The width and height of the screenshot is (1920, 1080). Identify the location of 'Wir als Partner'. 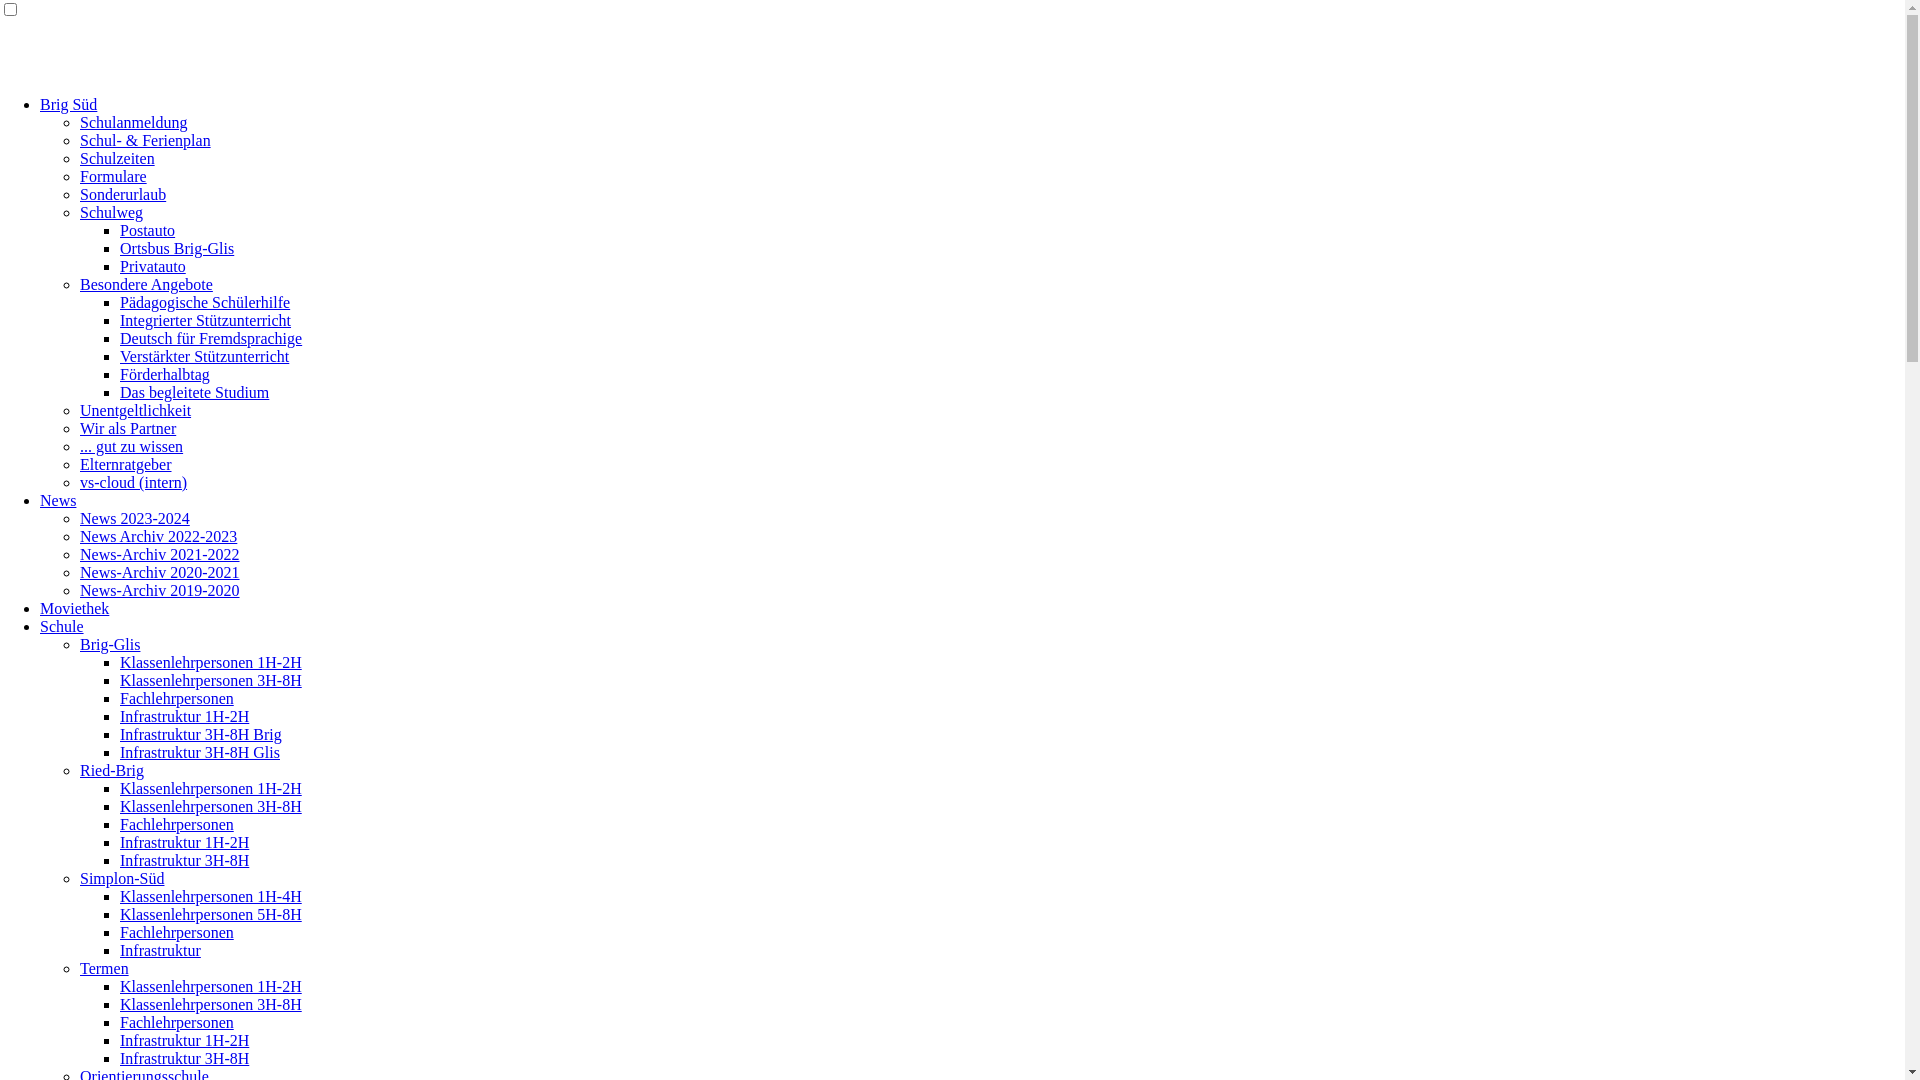
(127, 427).